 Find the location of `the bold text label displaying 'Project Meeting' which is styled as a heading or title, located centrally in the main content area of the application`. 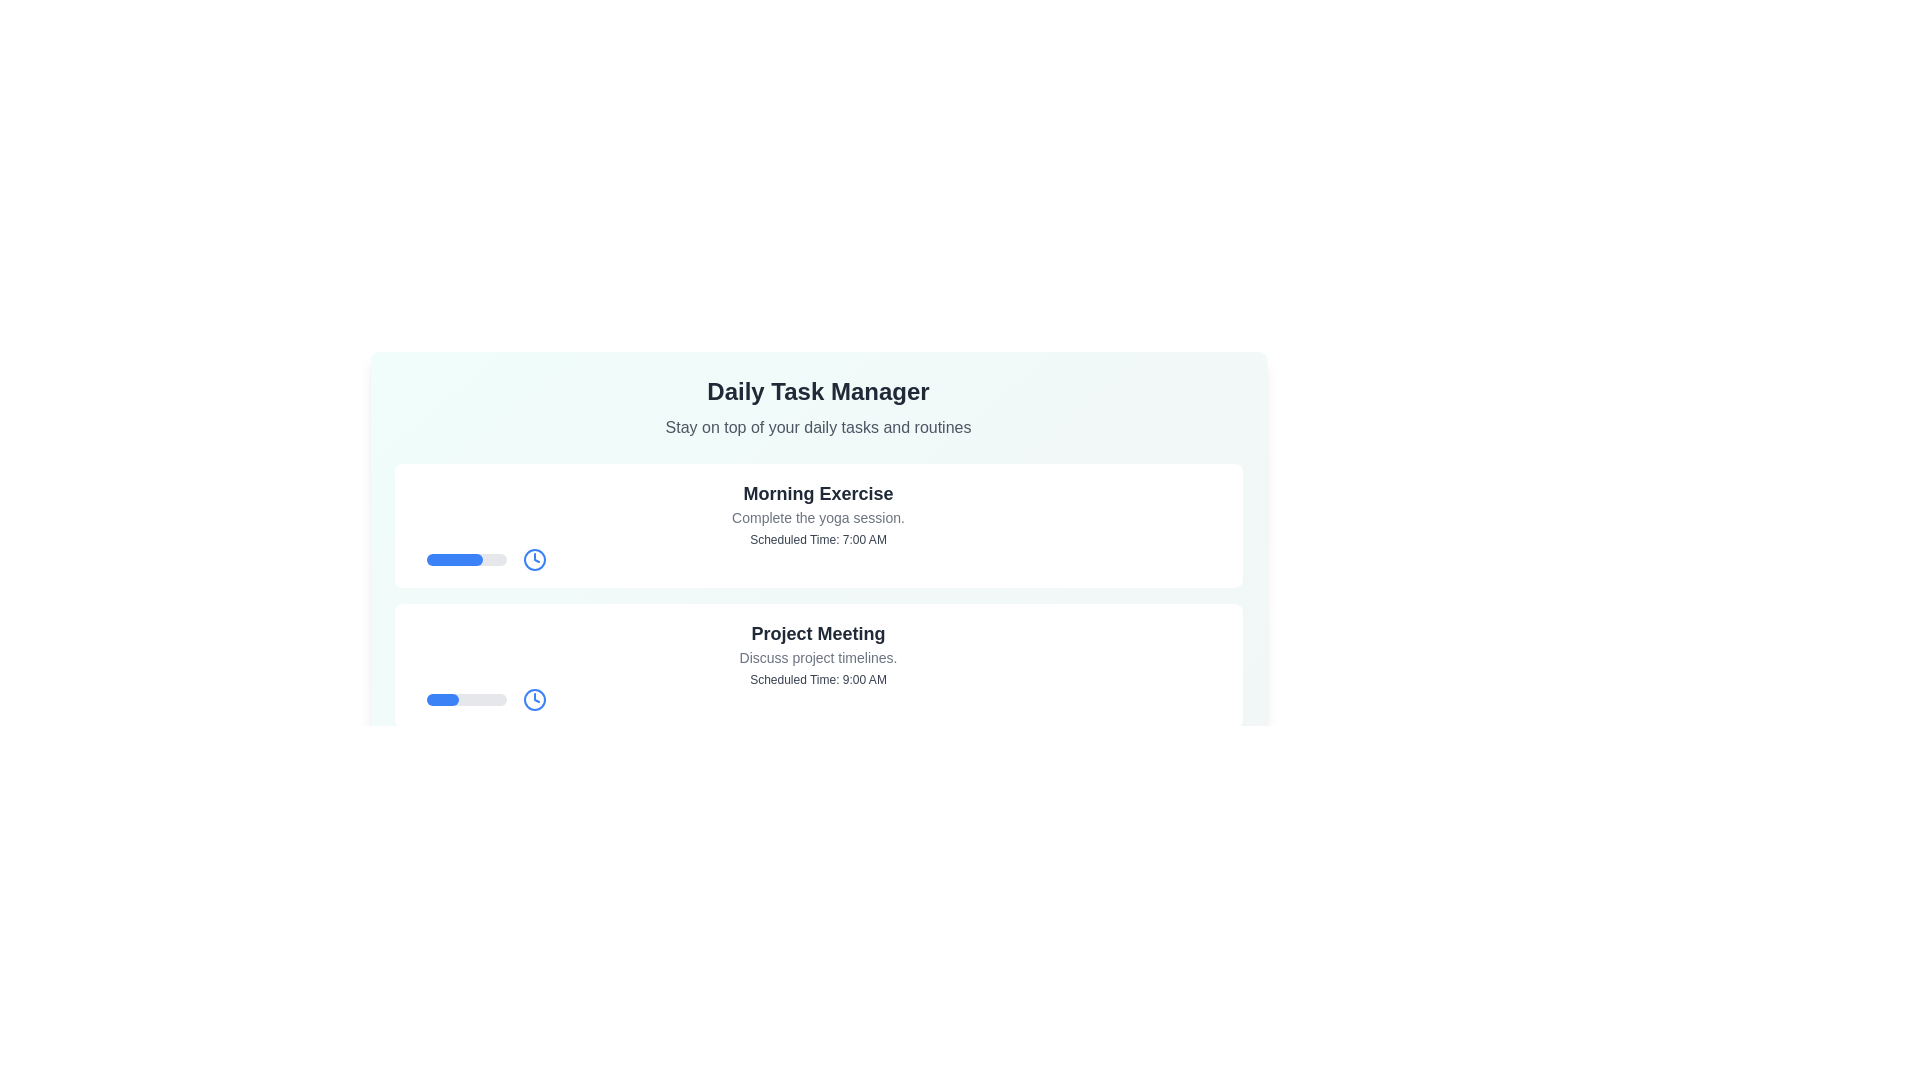

the bold text label displaying 'Project Meeting' which is styled as a heading or title, located centrally in the main content area of the application is located at coordinates (818, 633).